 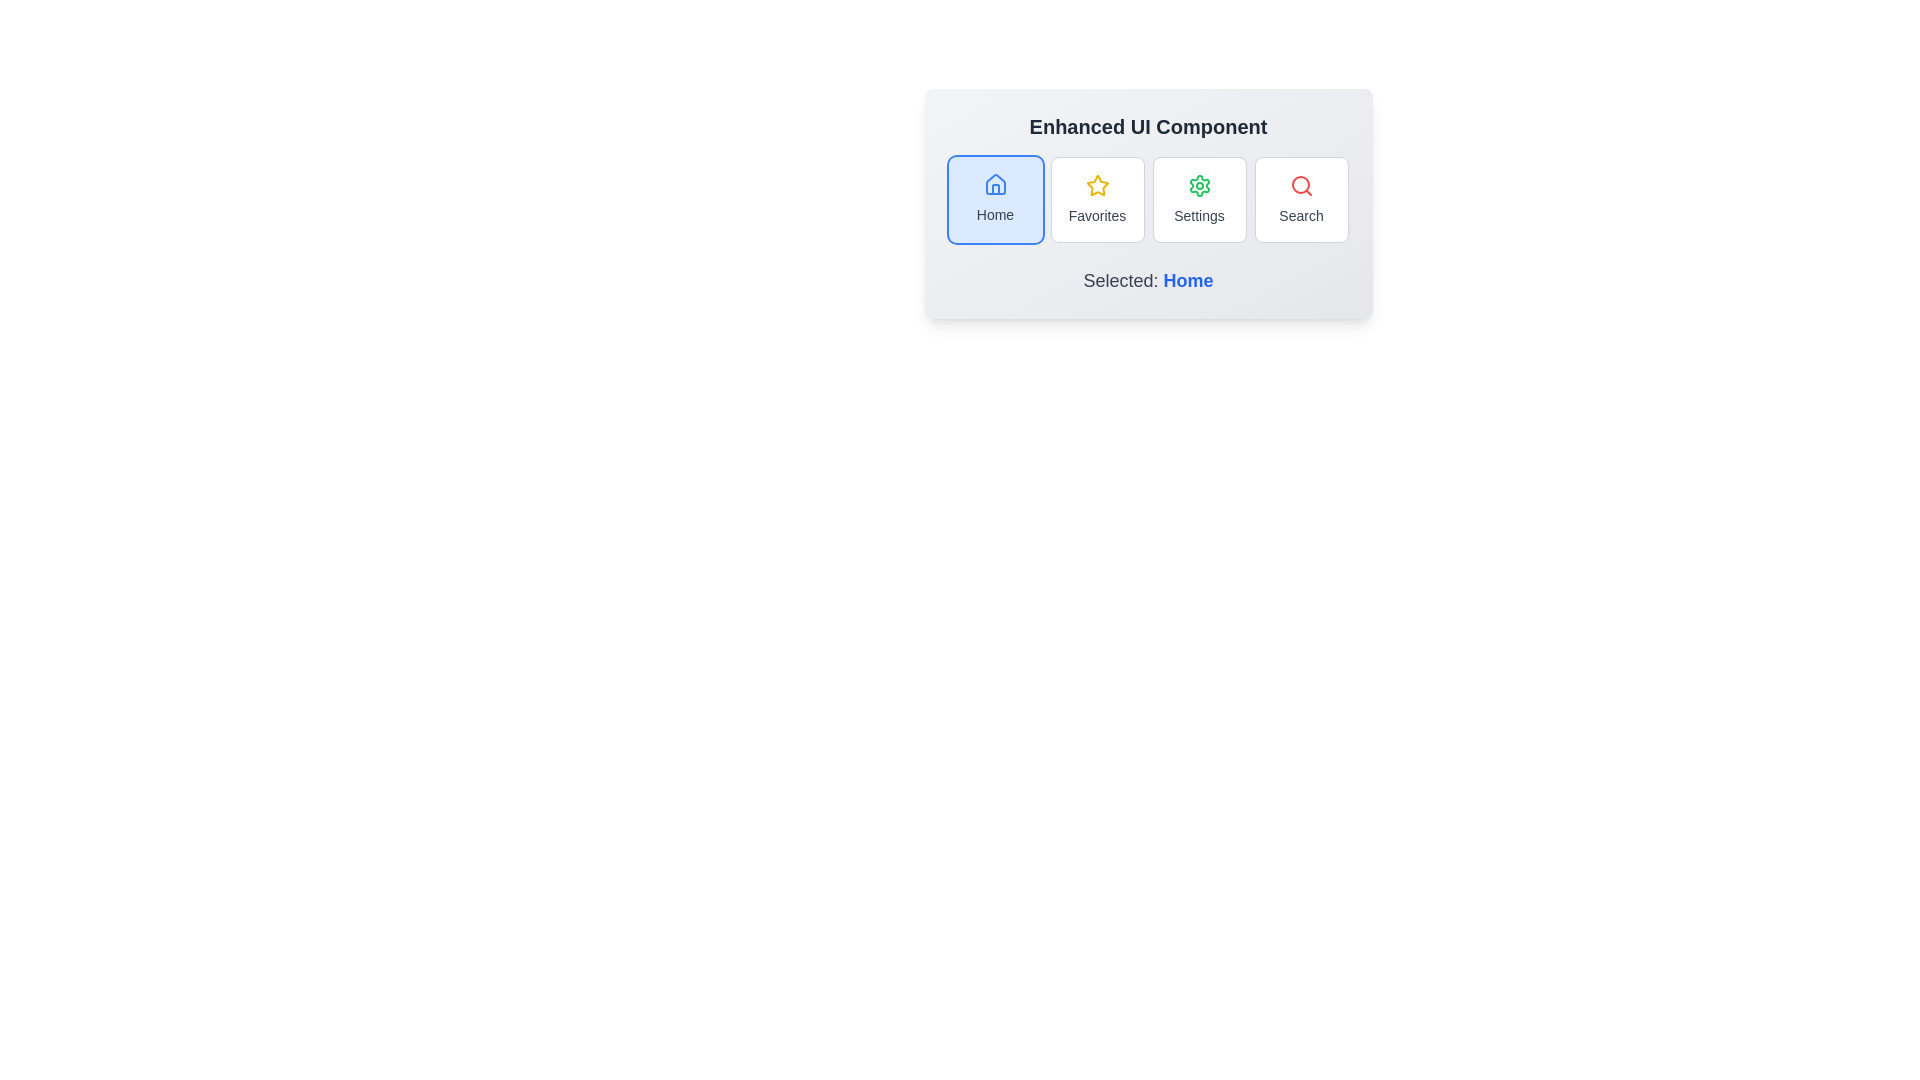 I want to click on the 'Favorites' label, which is styled in gray and located below the yellow star icon within a white card, so click(x=1096, y=216).